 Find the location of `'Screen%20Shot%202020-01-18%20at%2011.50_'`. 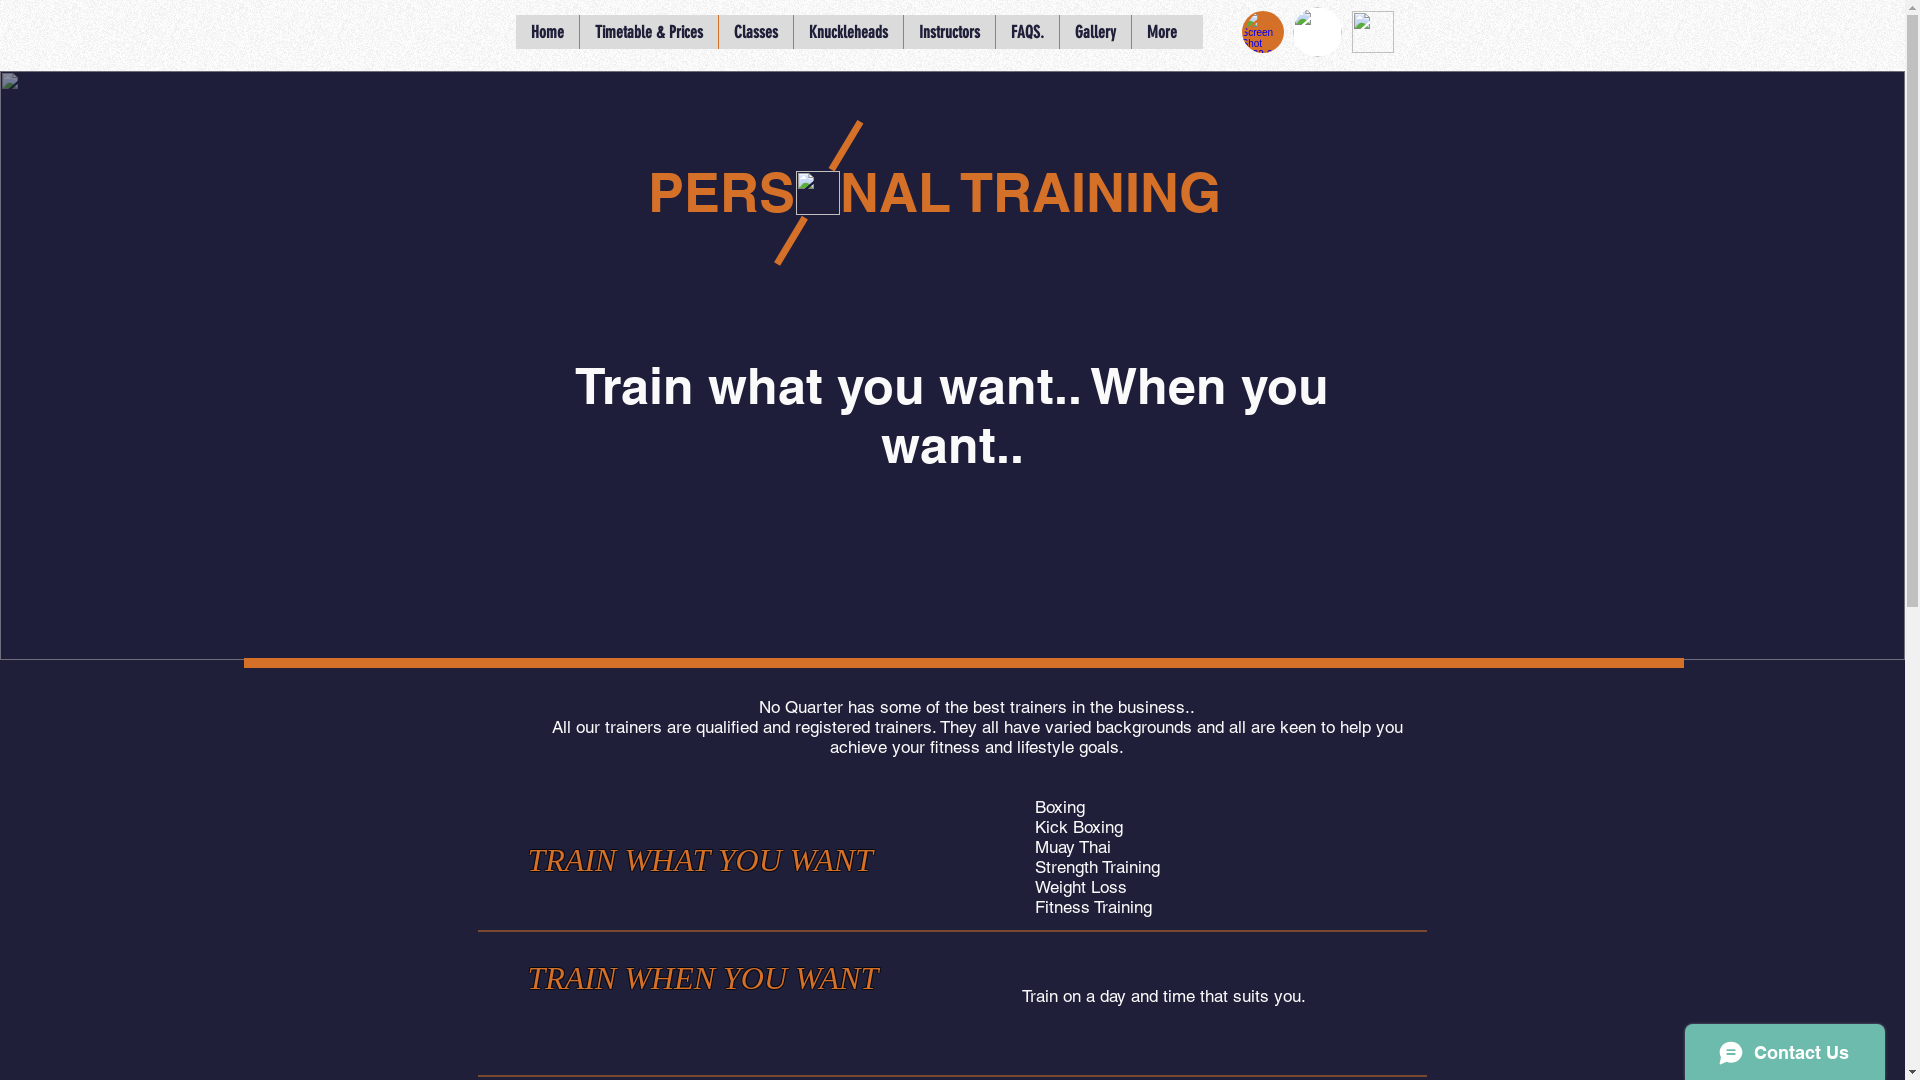

'Screen%20Shot%202020-01-18%20at%2011.50_' is located at coordinates (1371, 31).